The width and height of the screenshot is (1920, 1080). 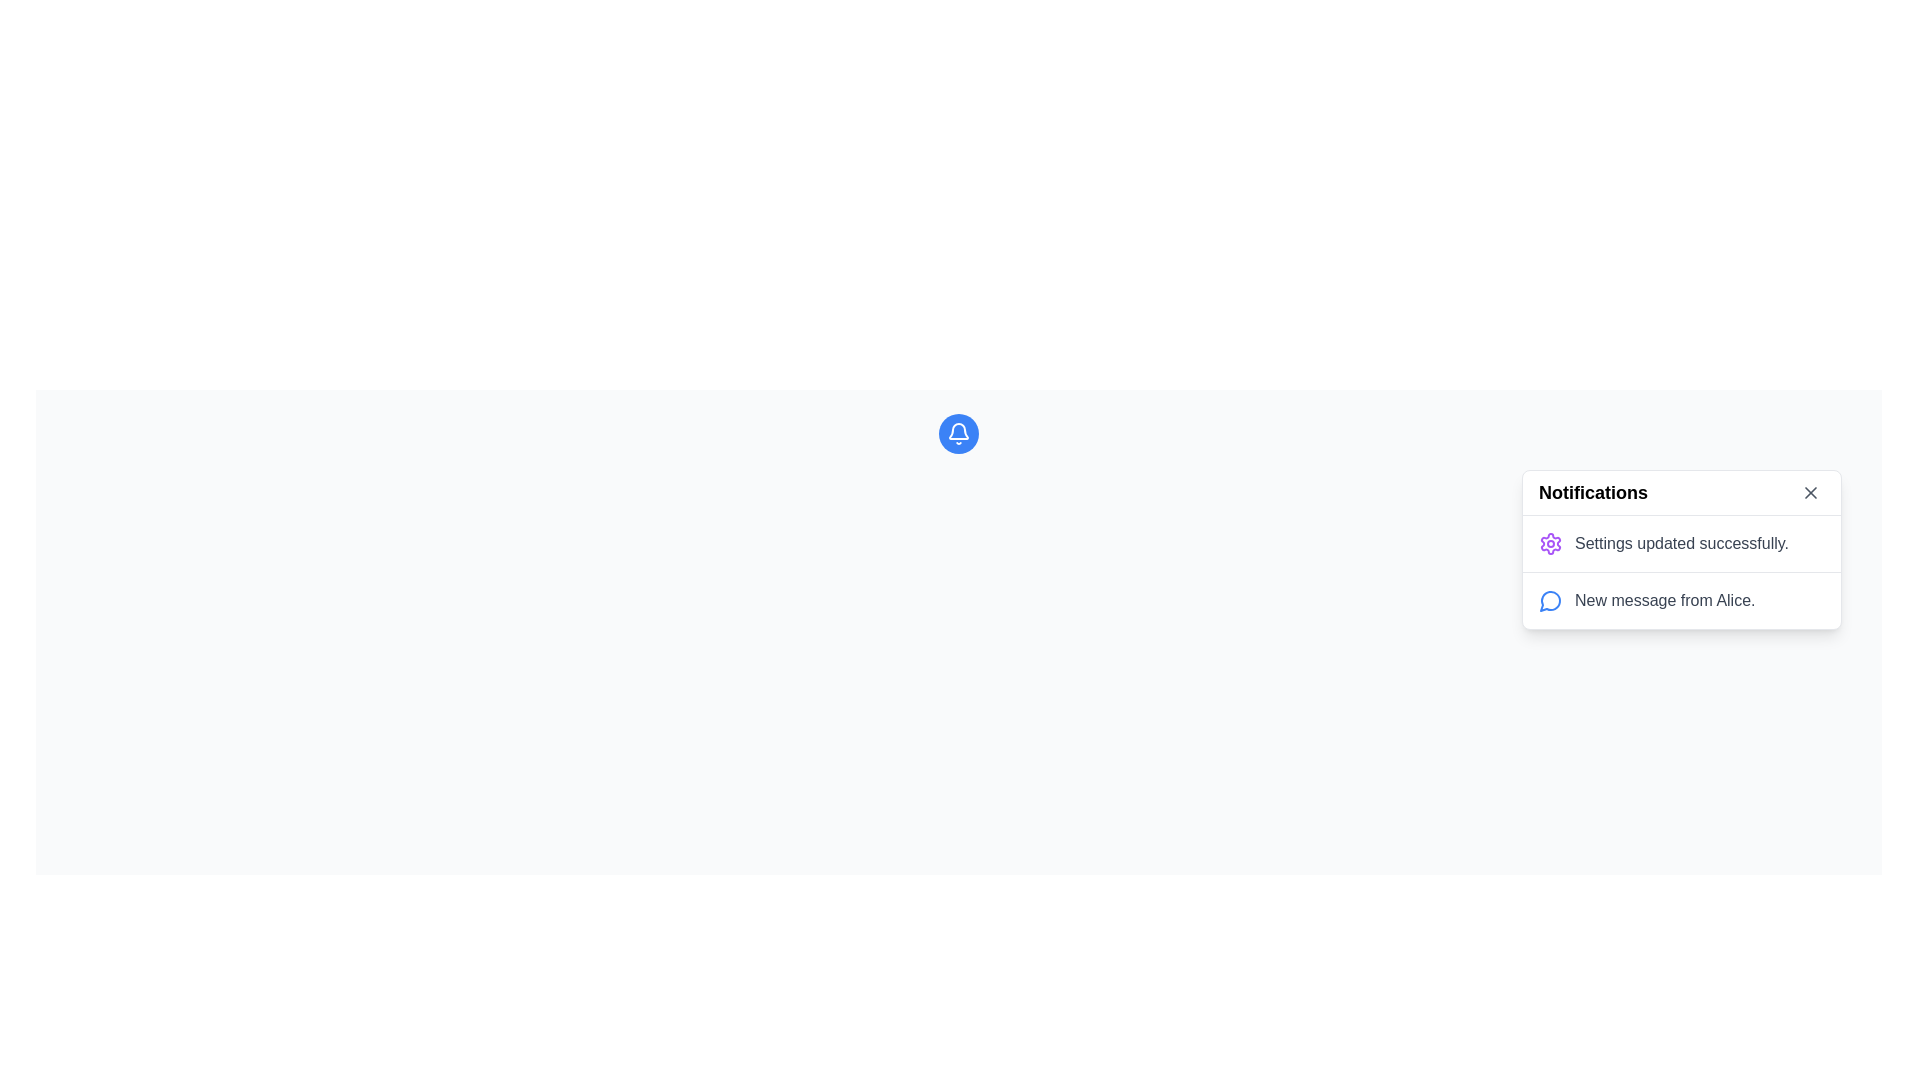 I want to click on the circular blue button with a white bell icon, so click(x=958, y=433).